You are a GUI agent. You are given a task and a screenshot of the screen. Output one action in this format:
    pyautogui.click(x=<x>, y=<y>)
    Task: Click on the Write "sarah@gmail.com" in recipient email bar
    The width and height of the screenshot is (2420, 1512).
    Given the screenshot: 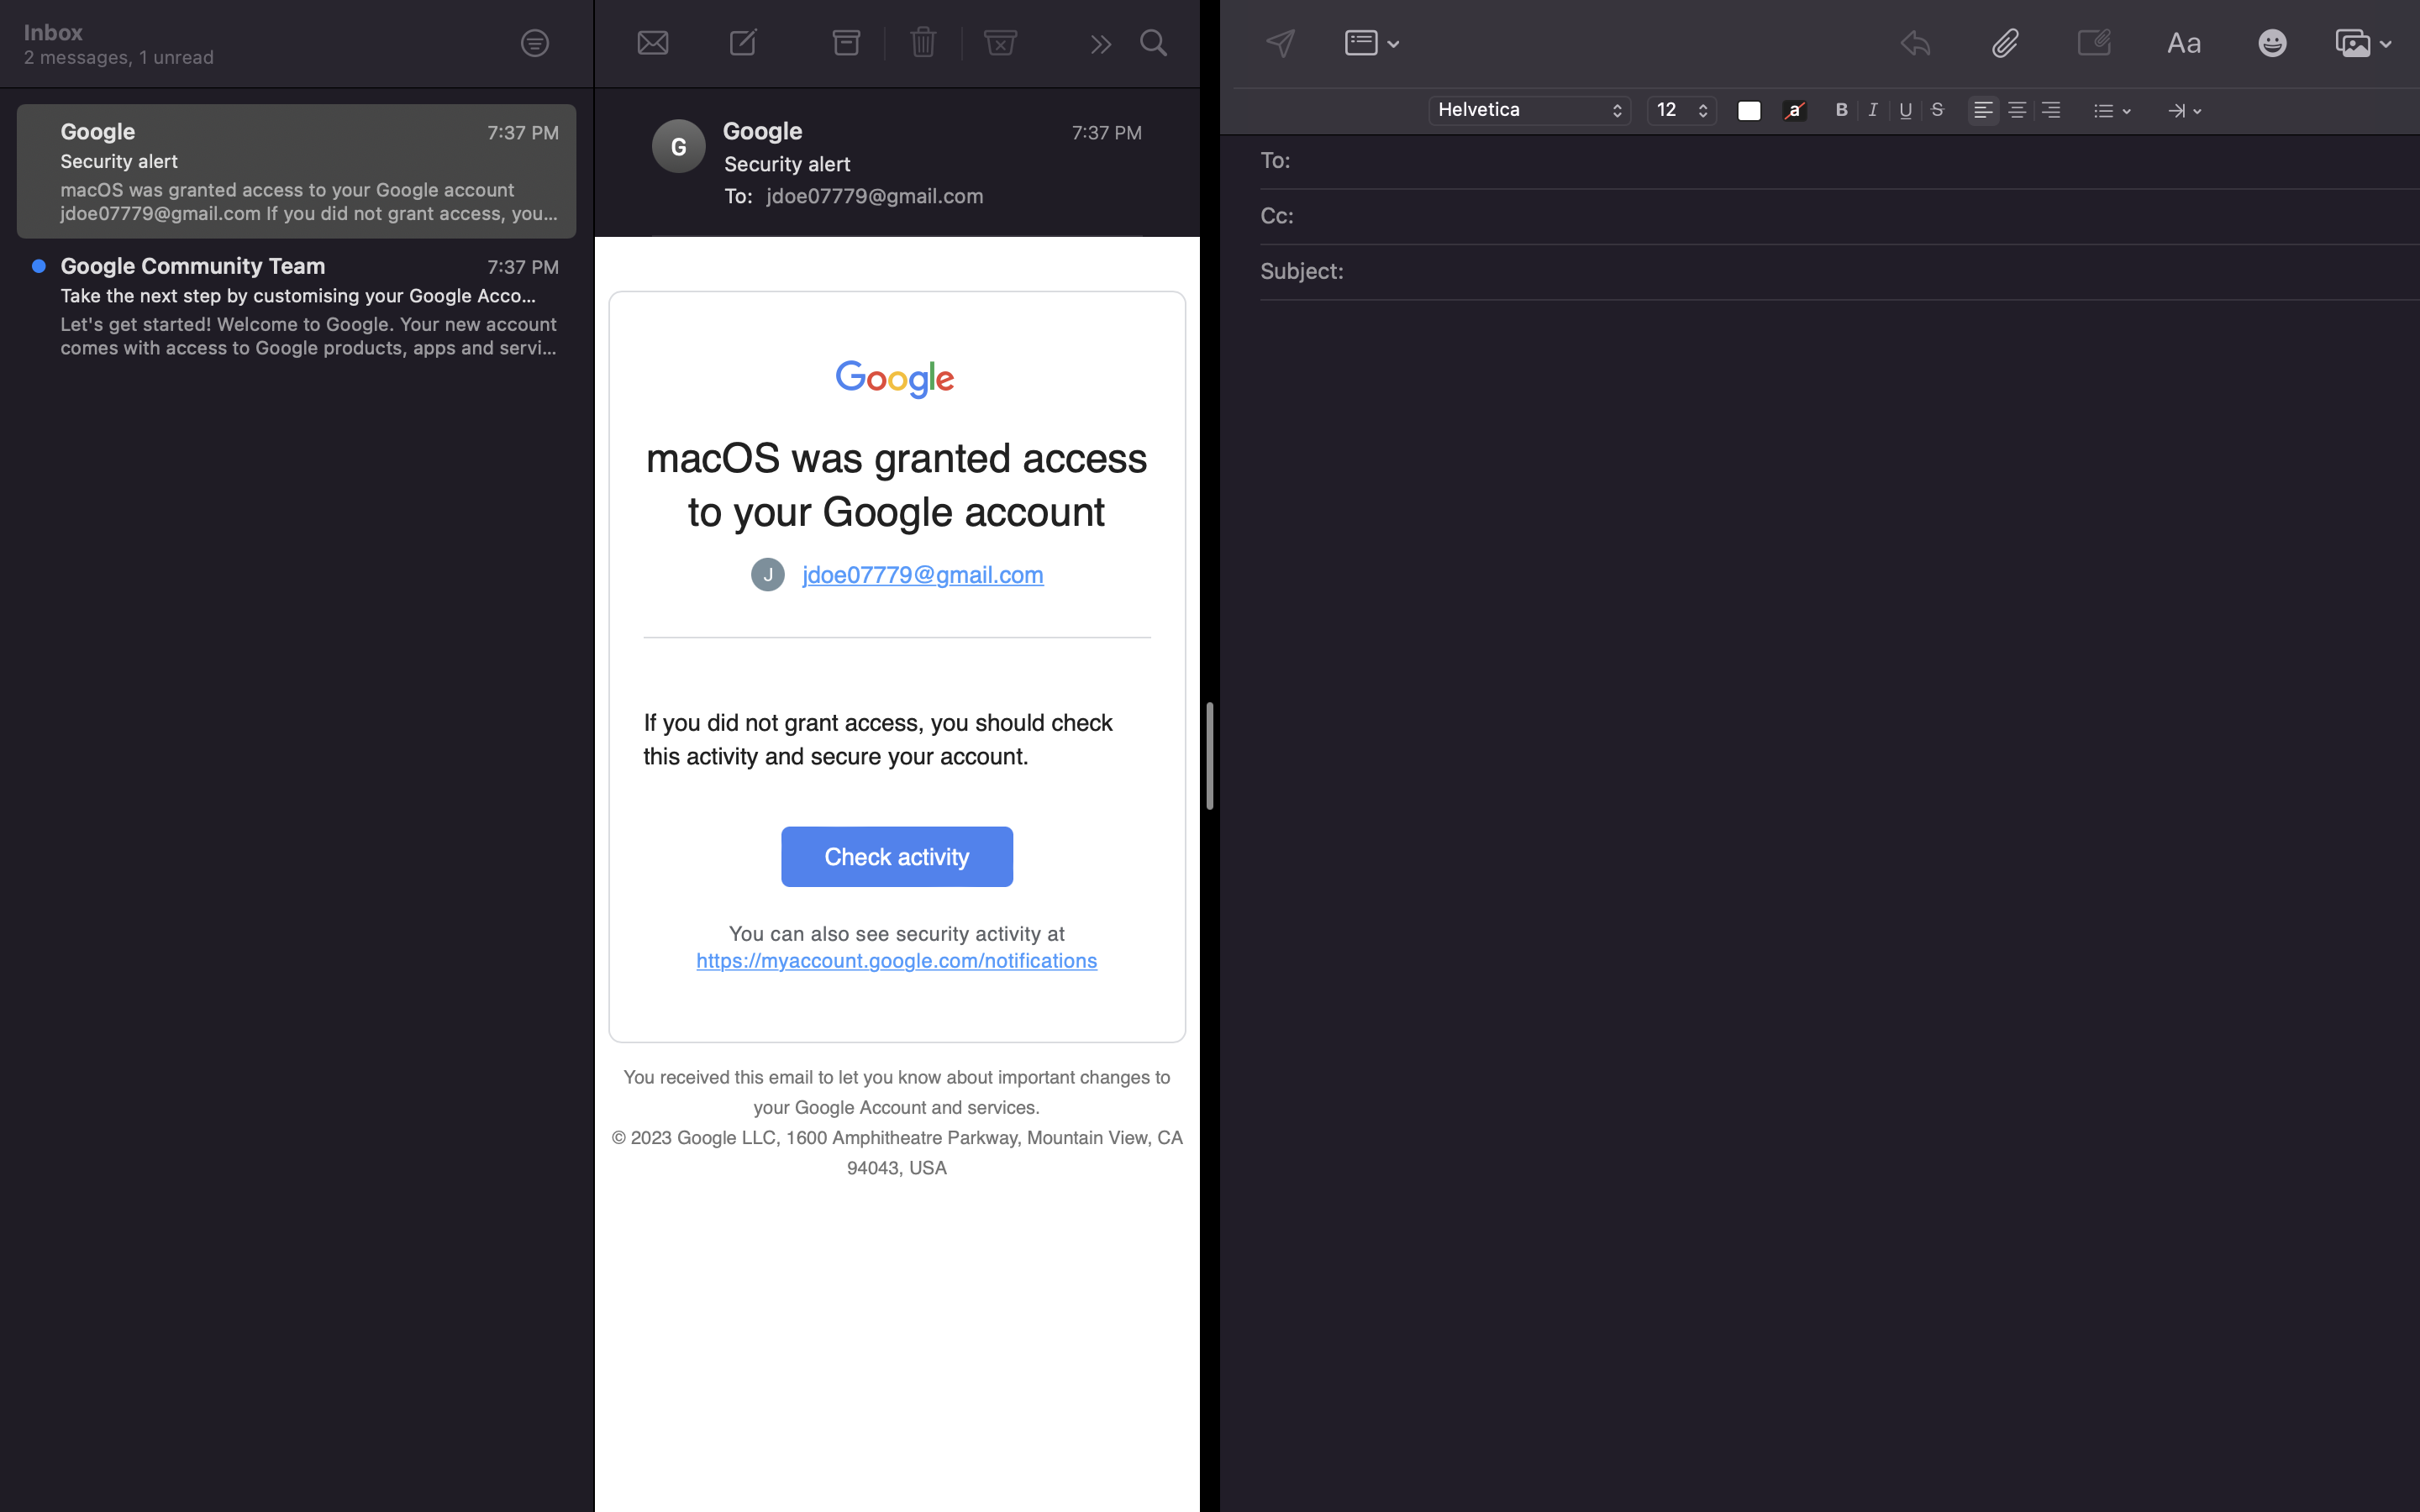 What is the action you would take?
    pyautogui.click(x=1854, y=162)
    